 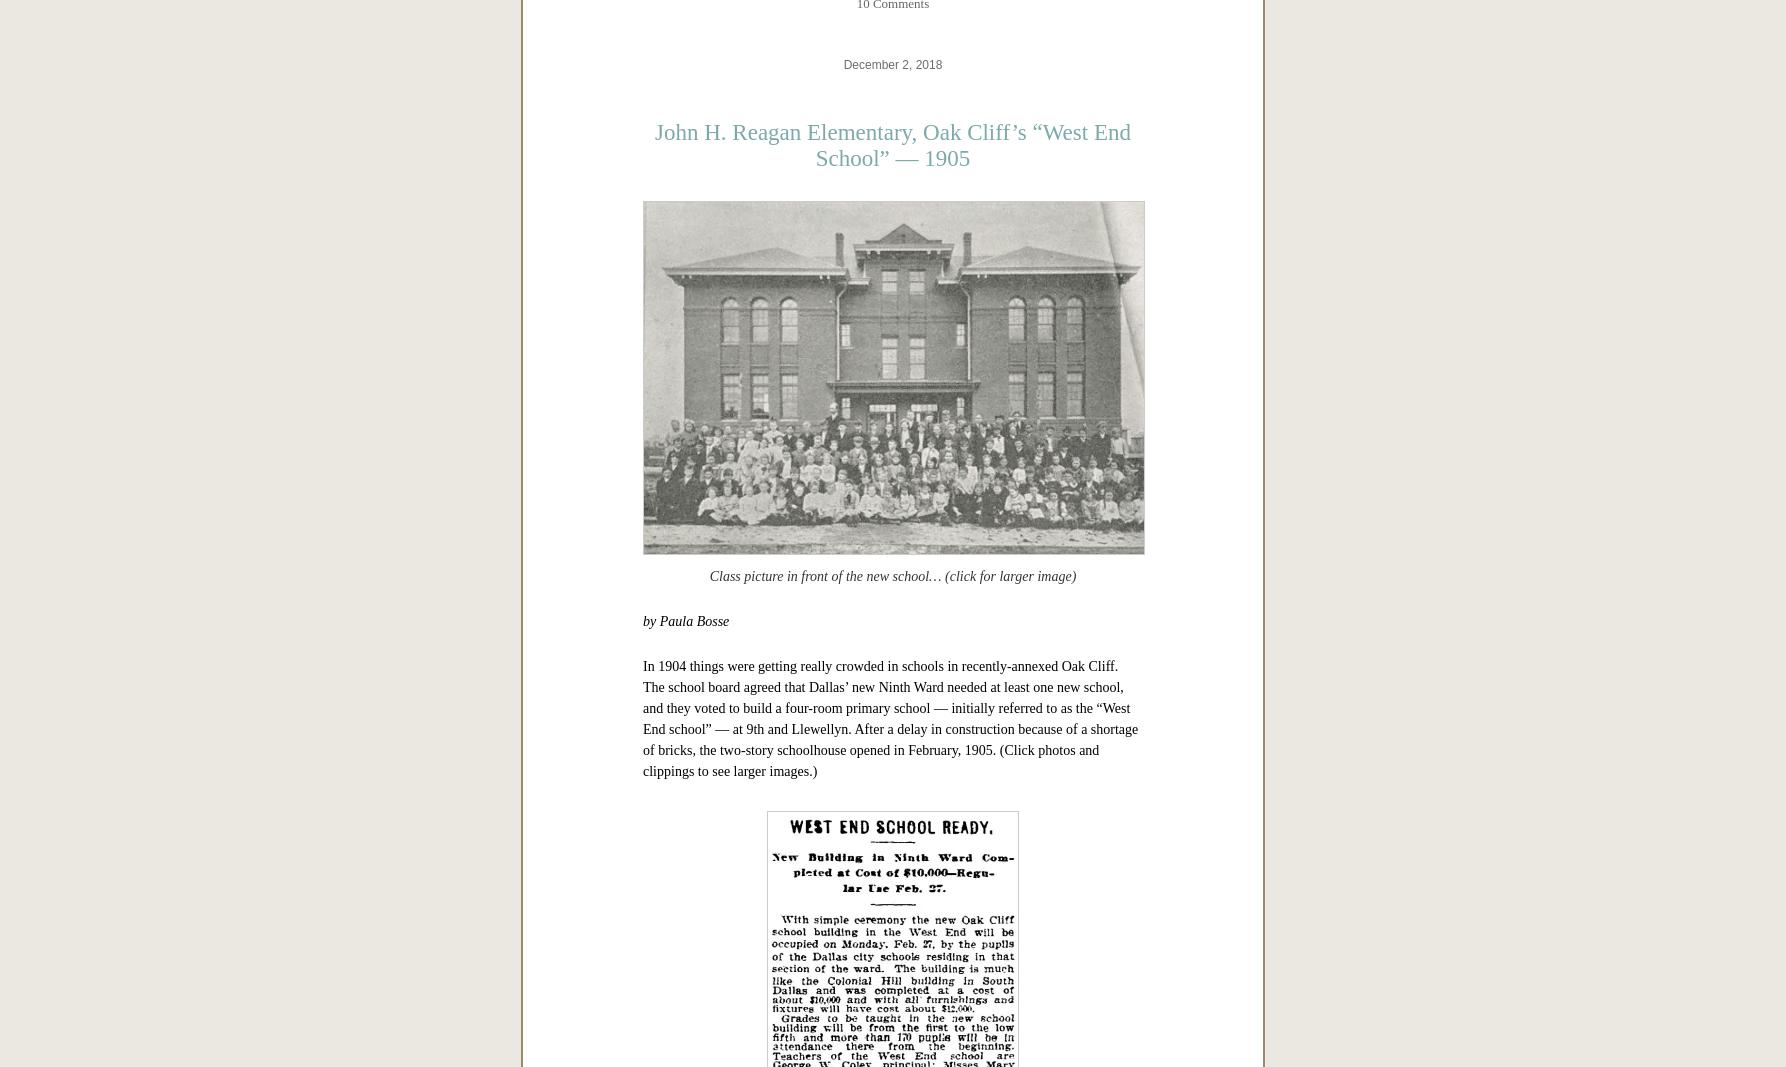 What do you see at coordinates (891, 360) in the screenshot?
I see `'*'` at bounding box center [891, 360].